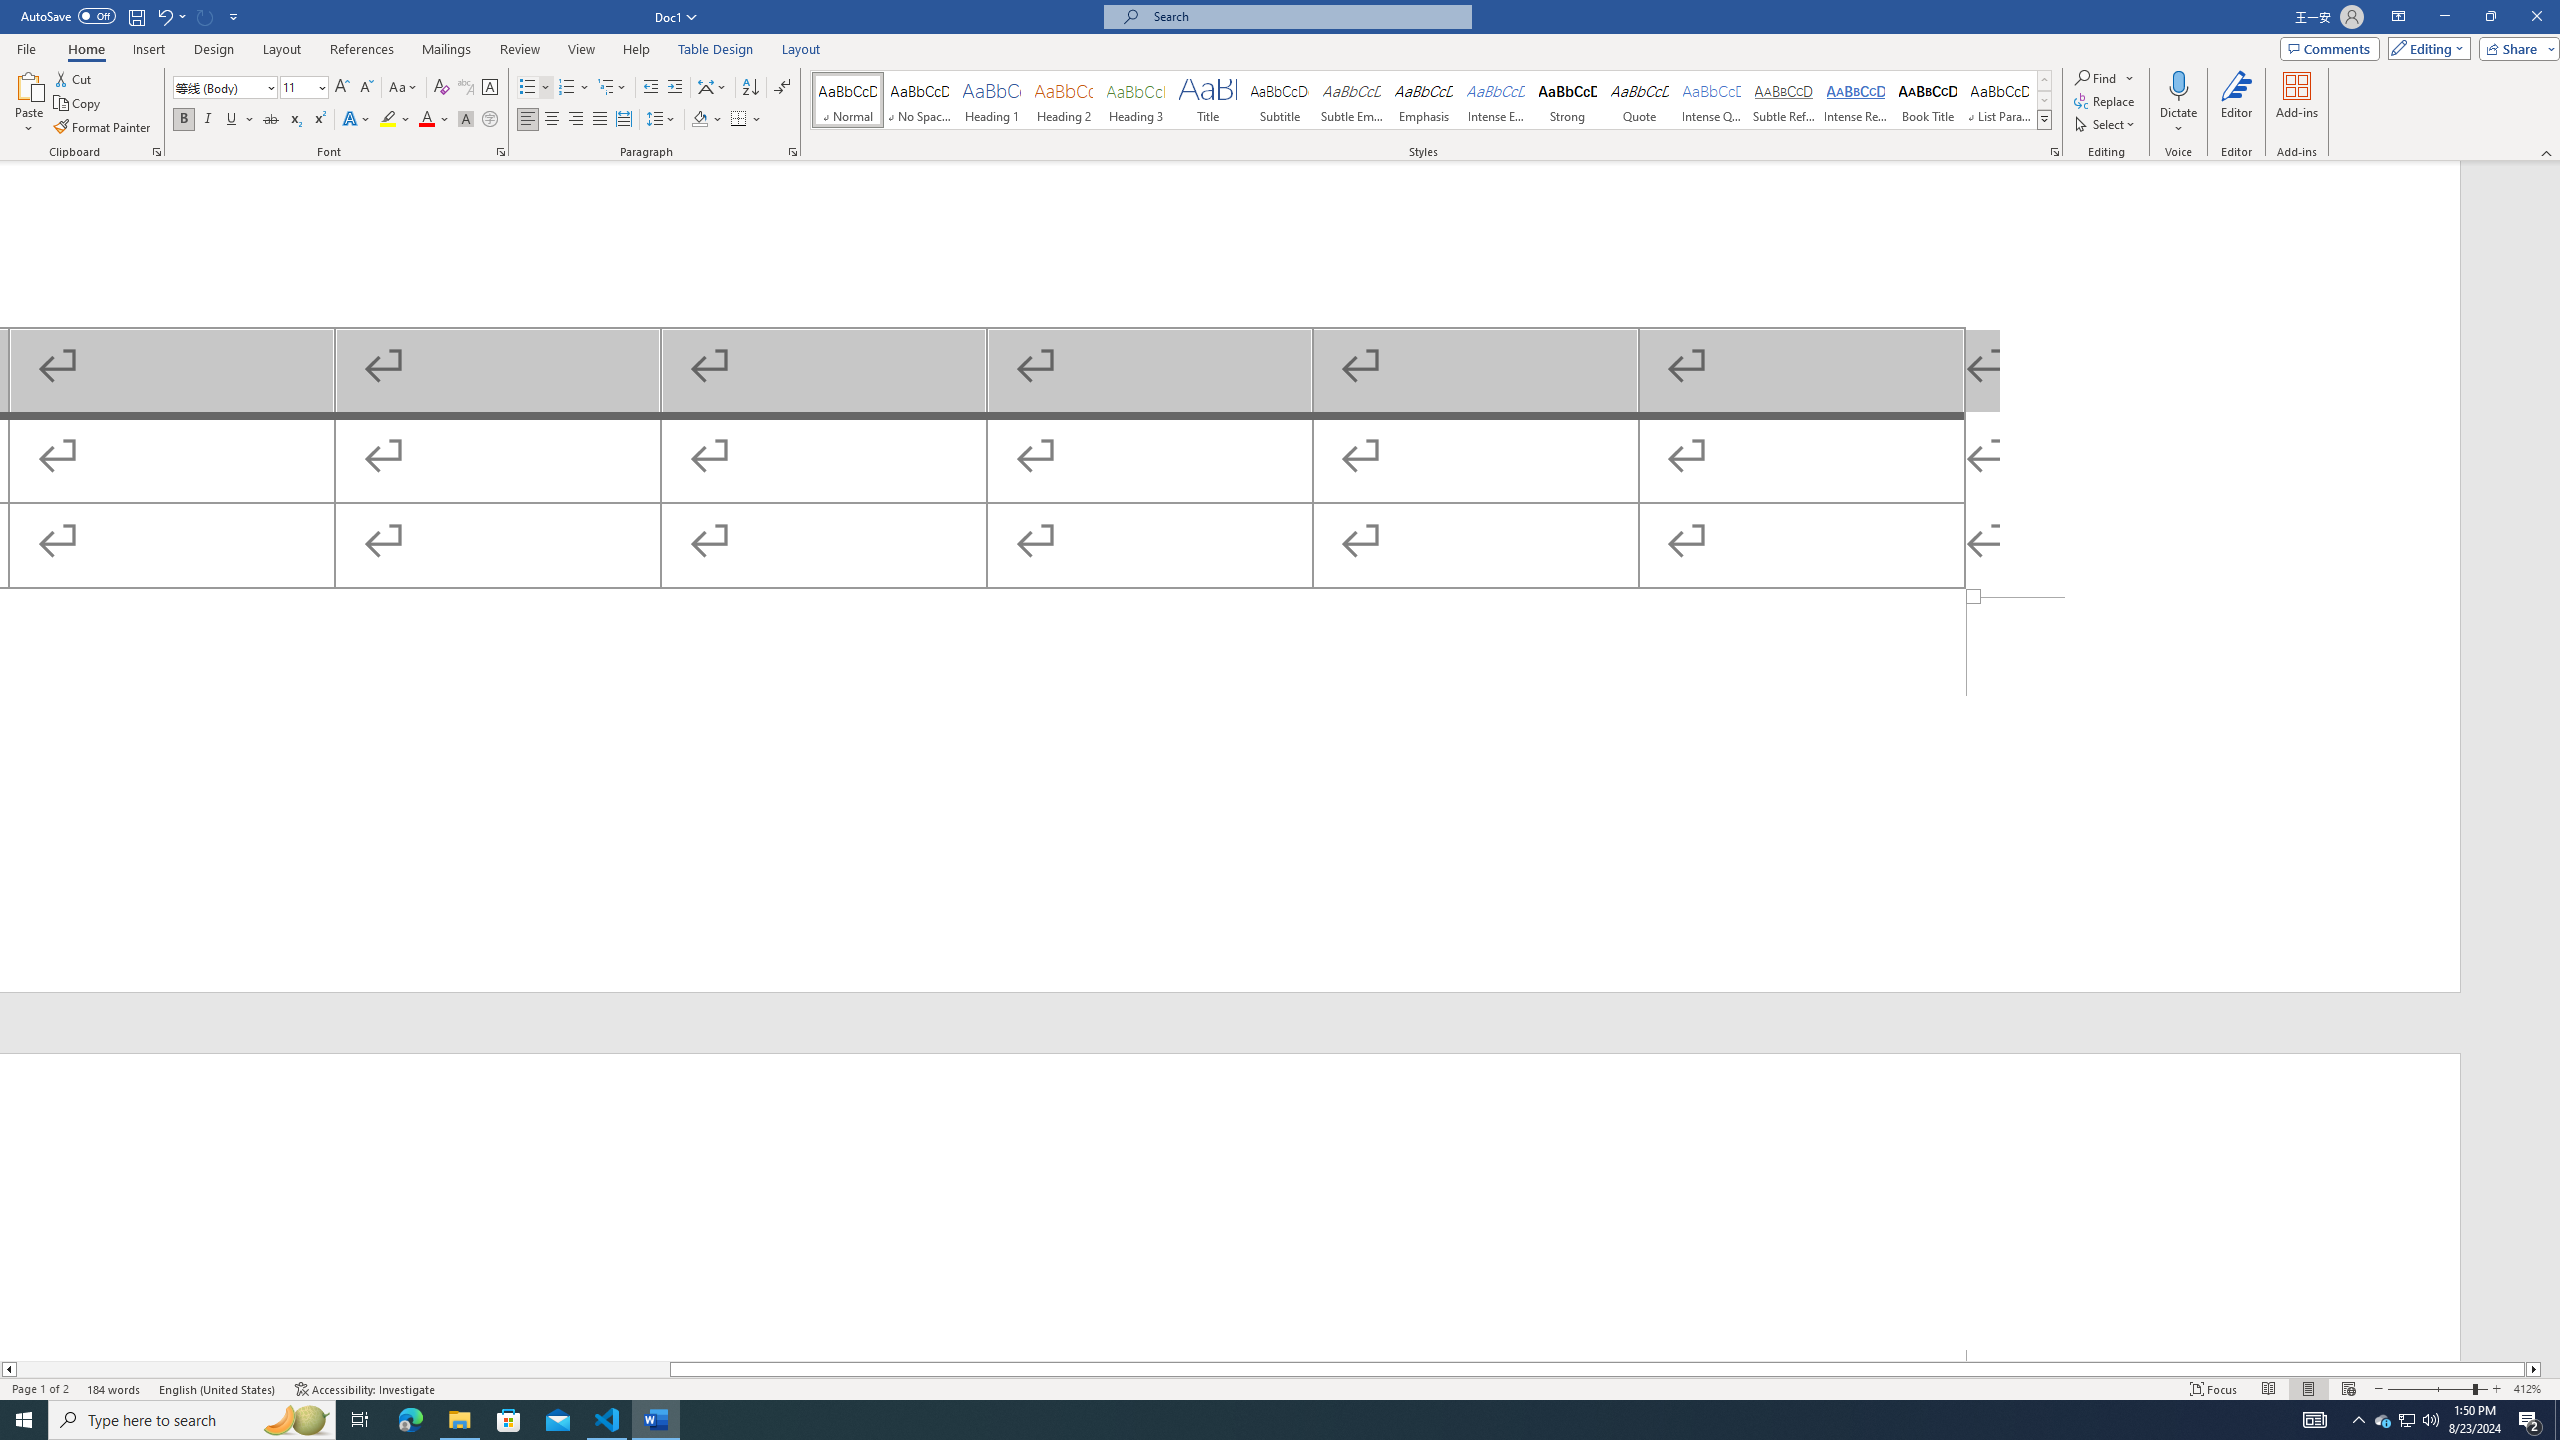 The width and height of the screenshot is (2560, 1440). What do you see at coordinates (1855, 99) in the screenshot?
I see `'Intense Reference'` at bounding box center [1855, 99].